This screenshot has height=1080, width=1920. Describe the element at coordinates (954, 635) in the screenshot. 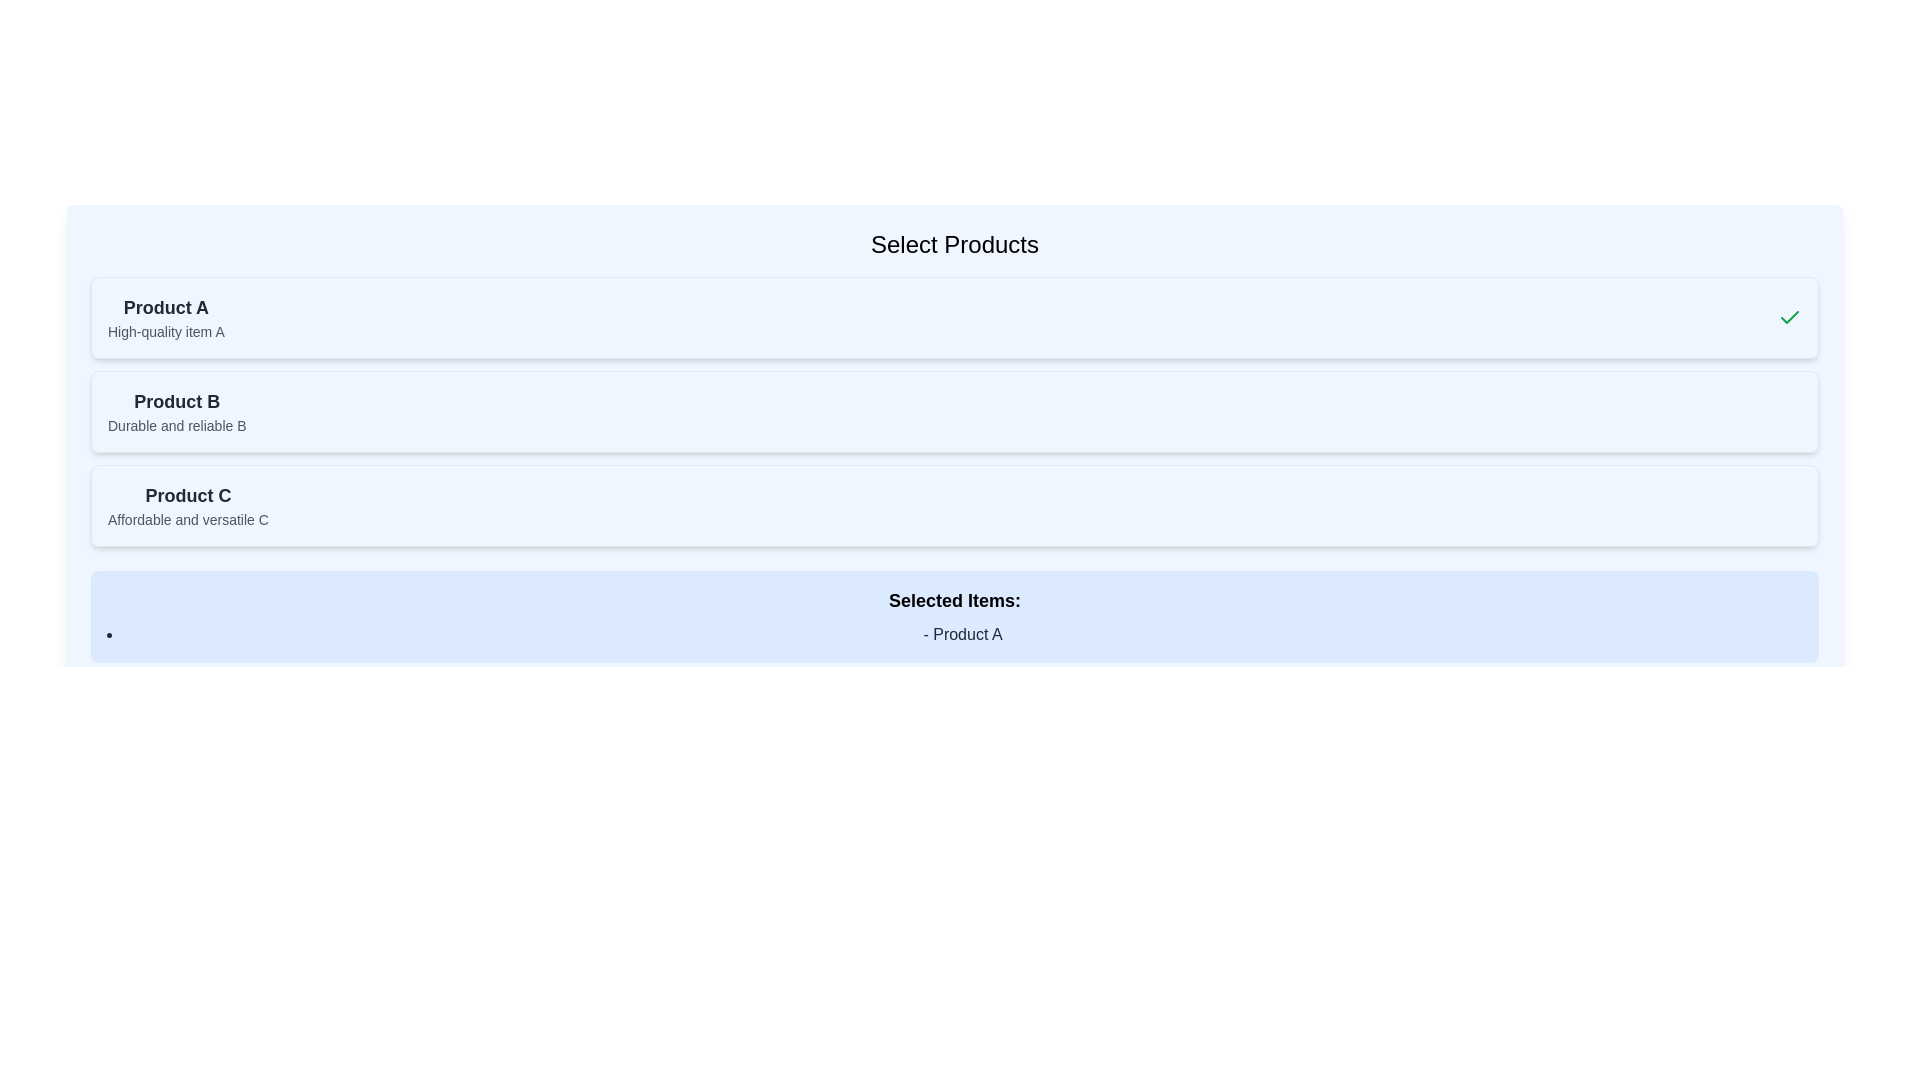

I see `the text label displaying '- Product A' which is styled with a disc bullet point and positioned in a light blue box under the heading 'Selected Items:'` at that location.